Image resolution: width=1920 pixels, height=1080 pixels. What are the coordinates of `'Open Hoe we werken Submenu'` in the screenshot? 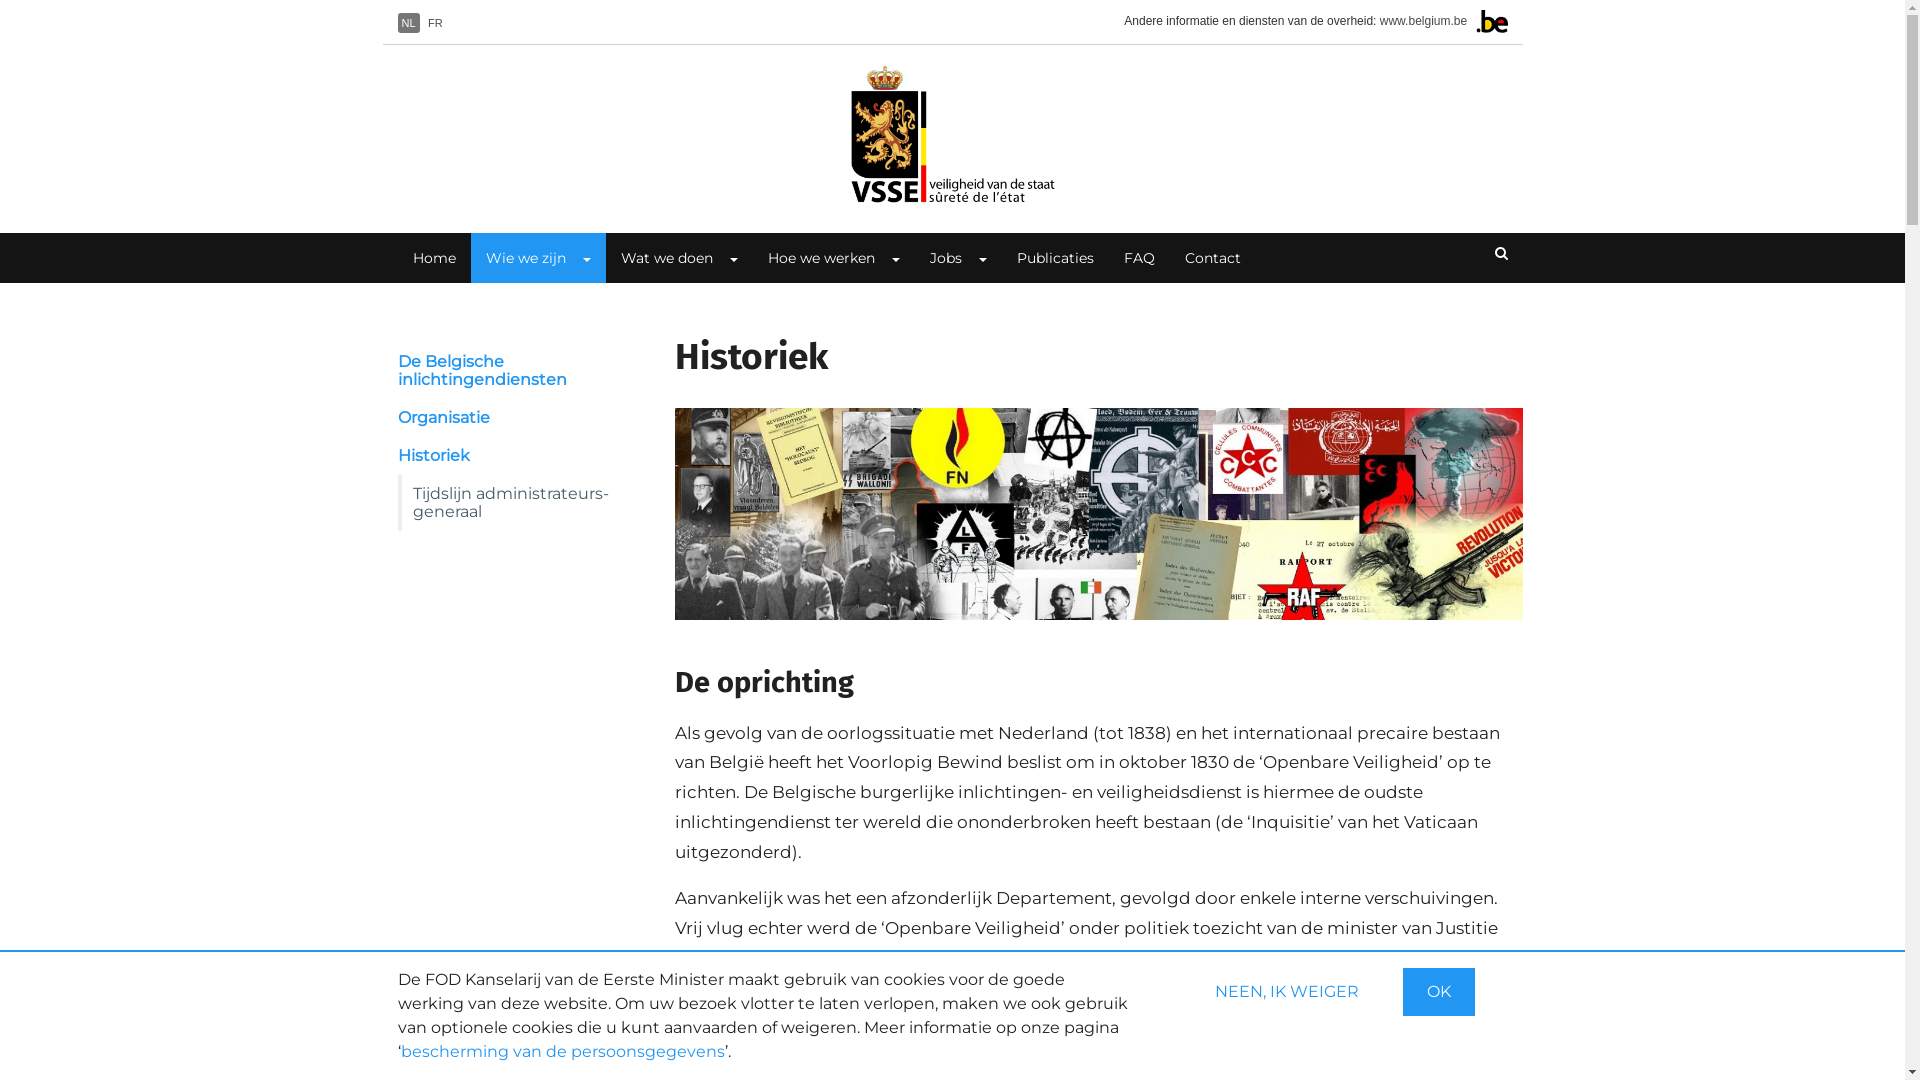 It's located at (892, 257).